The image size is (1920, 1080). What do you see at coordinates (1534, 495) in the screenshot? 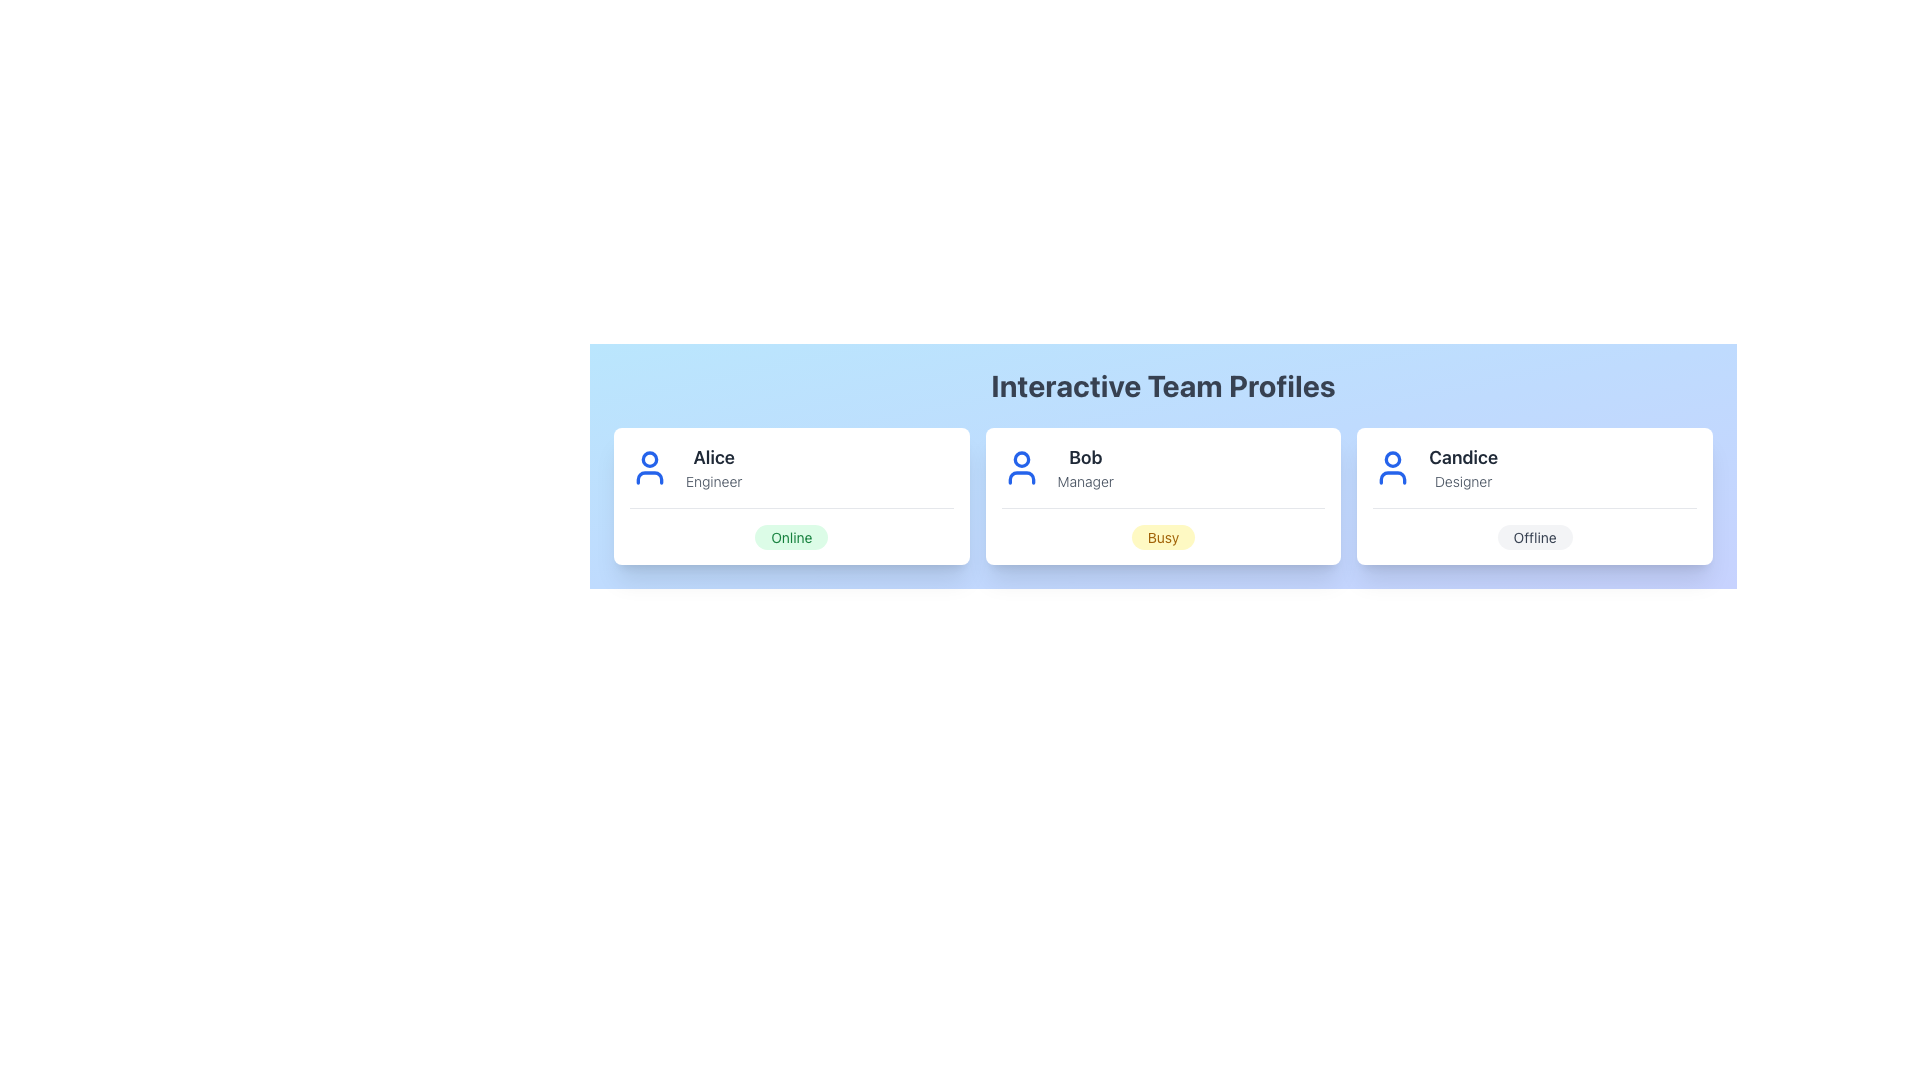
I see `the user details card for the user currently offline, which is the third card in the grid layout located in the rightmost column` at bounding box center [1534, 495].